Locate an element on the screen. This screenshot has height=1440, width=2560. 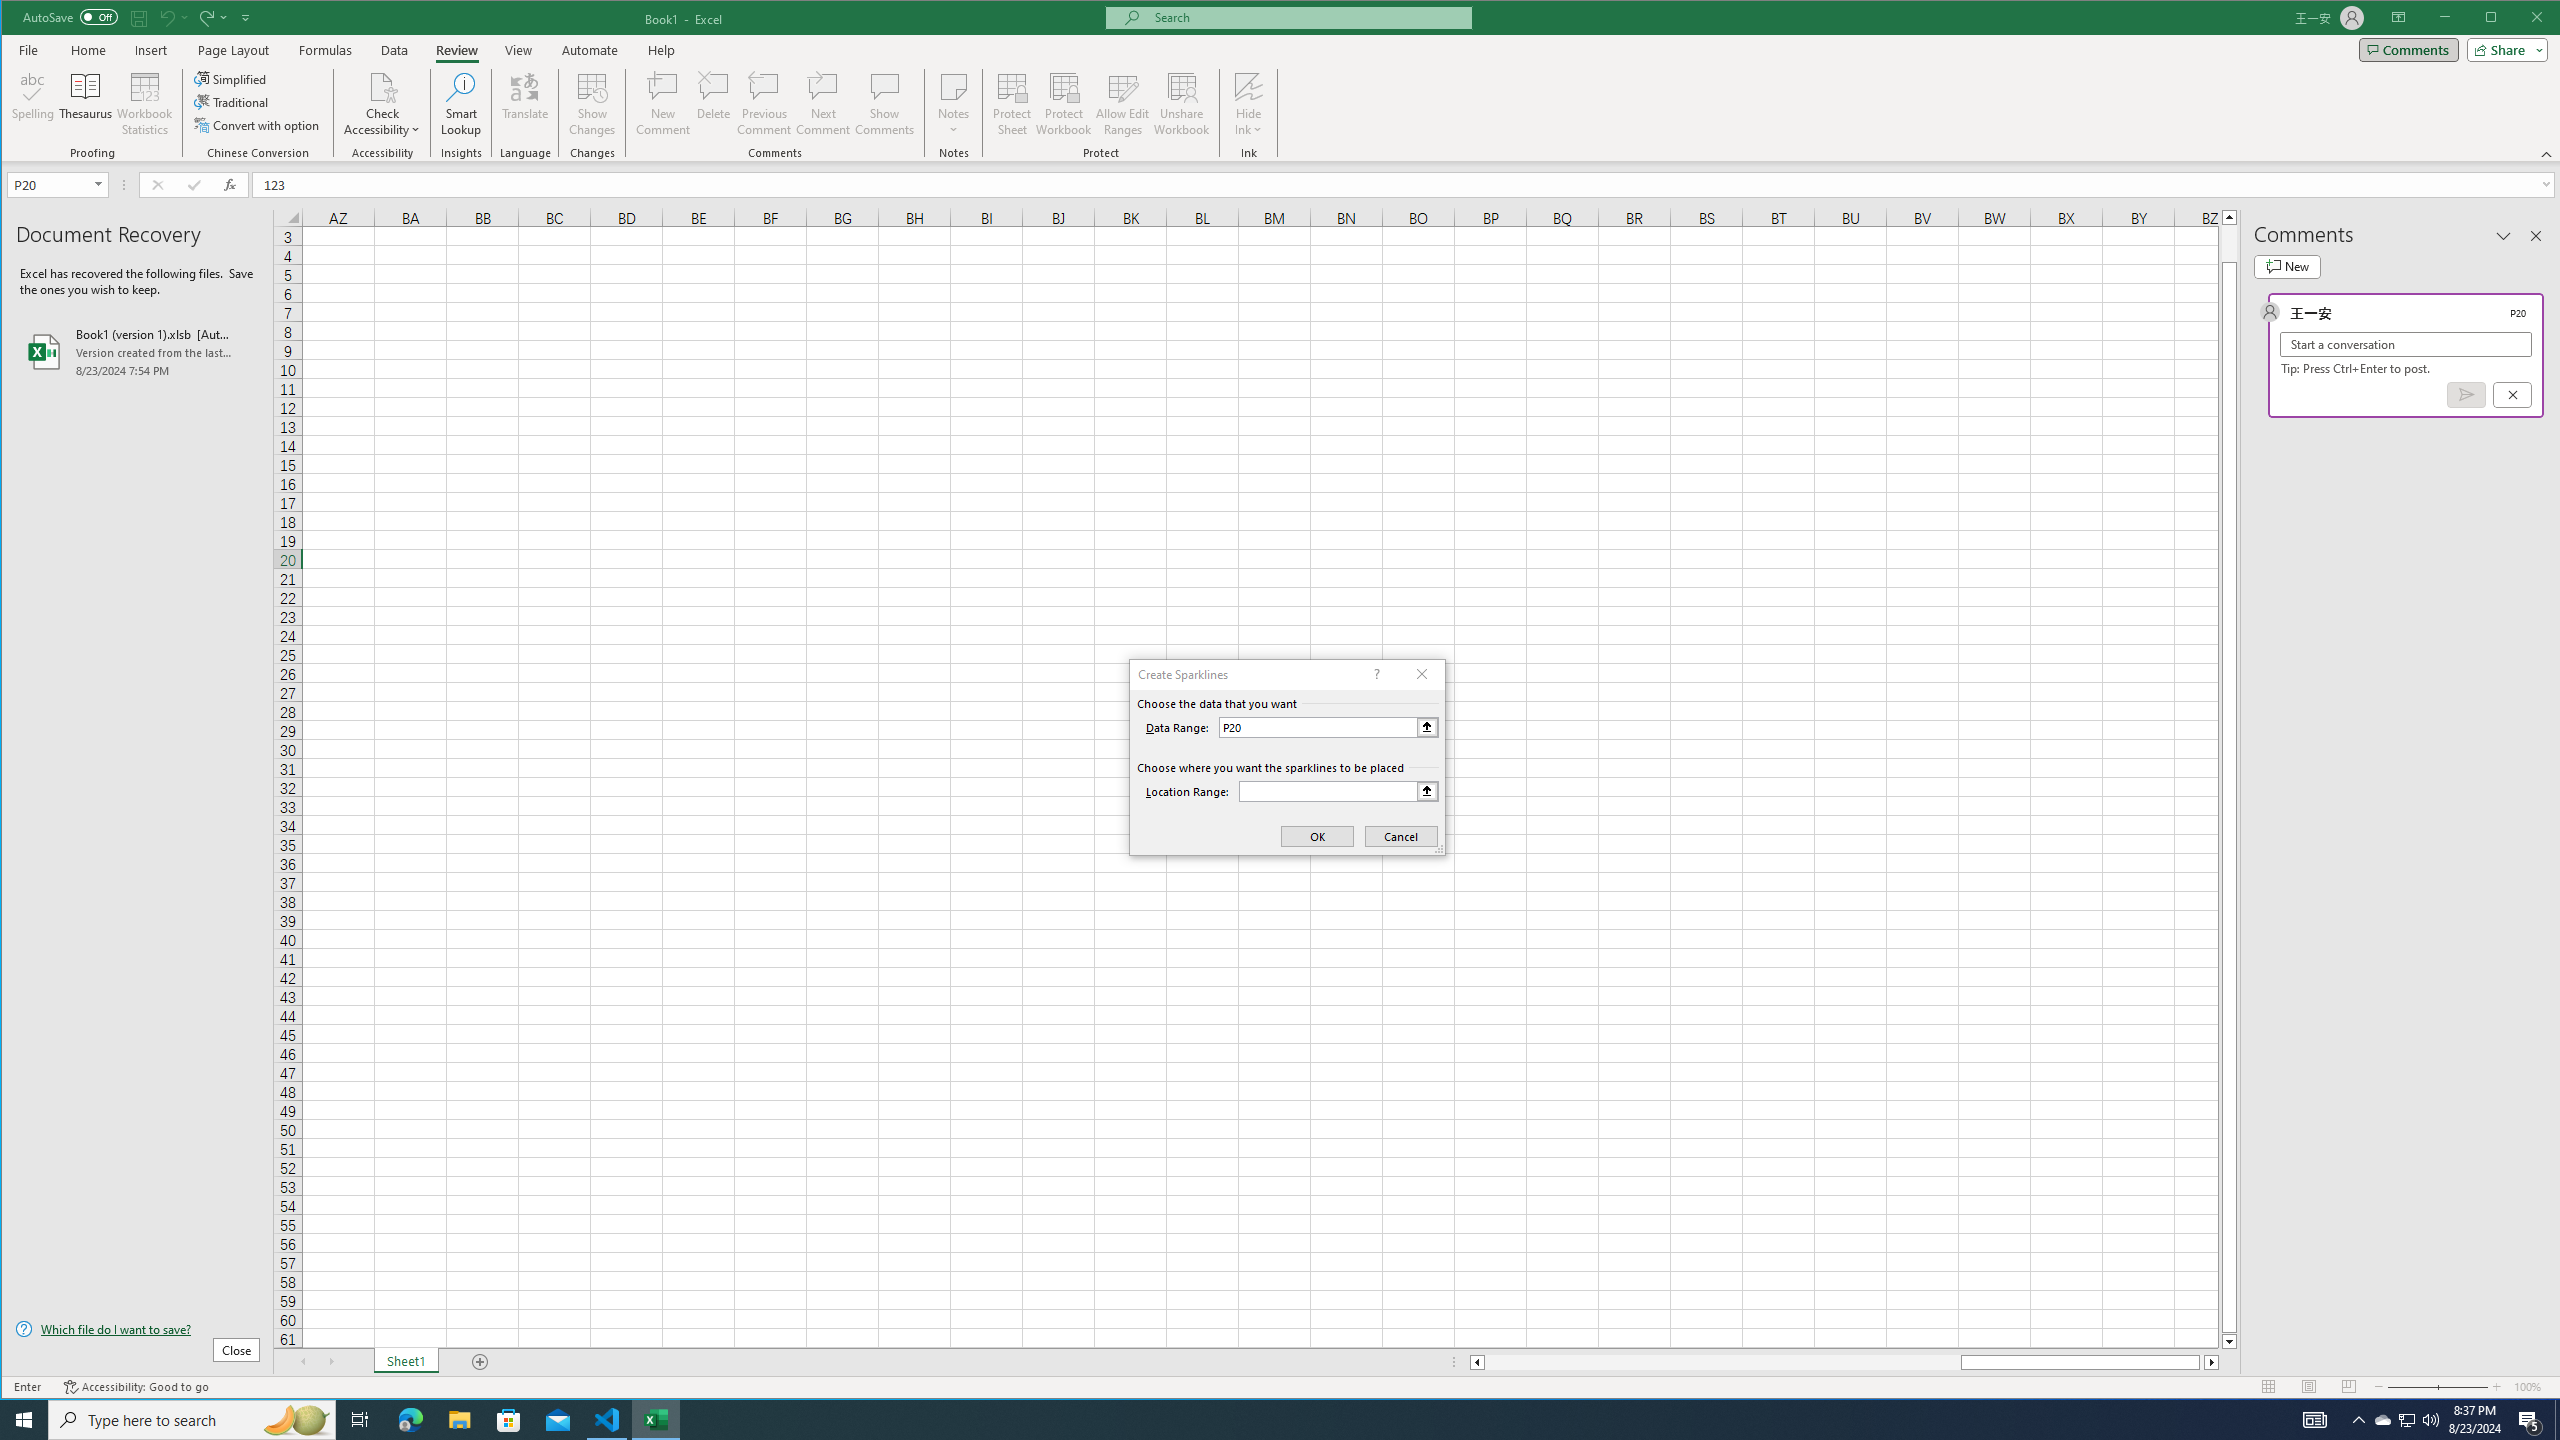
'Scroll Left' is located at coordinates (302, 1362).